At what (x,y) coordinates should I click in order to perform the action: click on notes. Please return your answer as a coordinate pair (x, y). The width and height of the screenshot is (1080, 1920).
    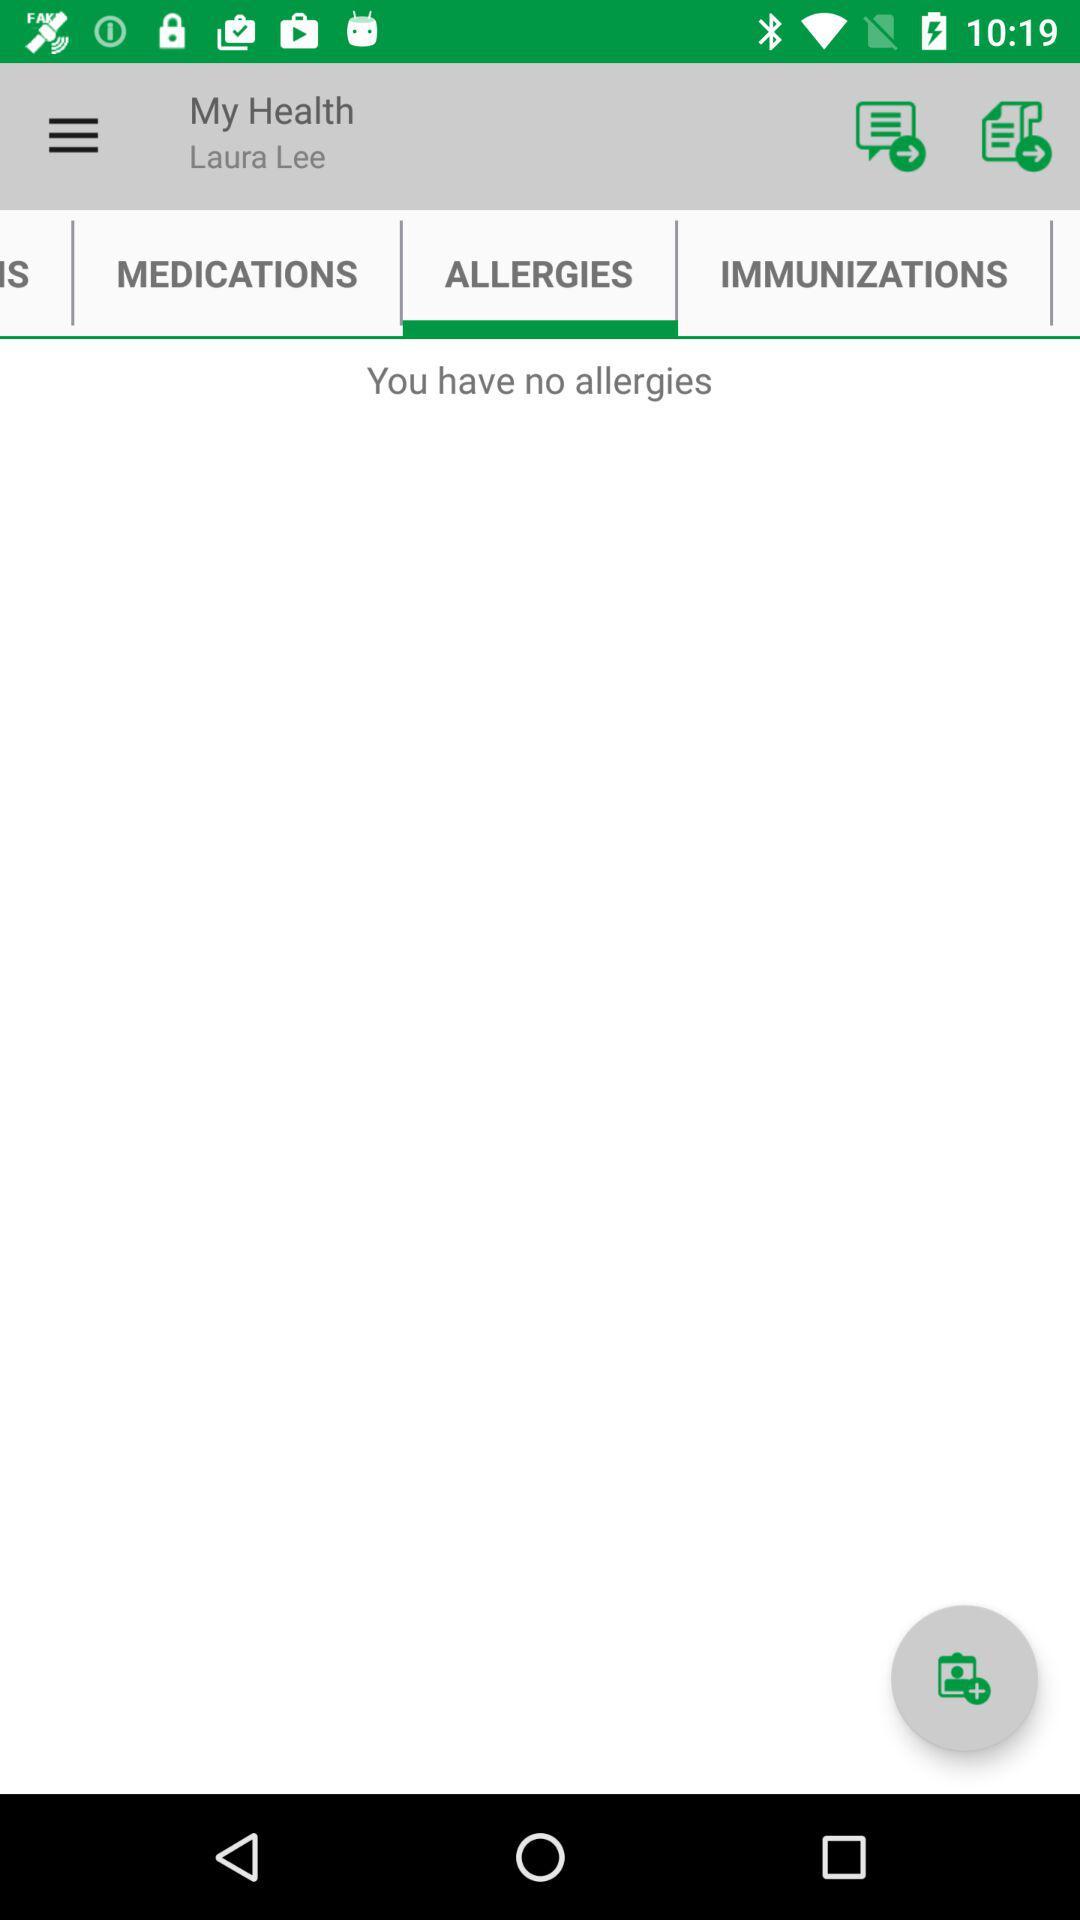
    Looking at the image, I should click on (963, 1678).